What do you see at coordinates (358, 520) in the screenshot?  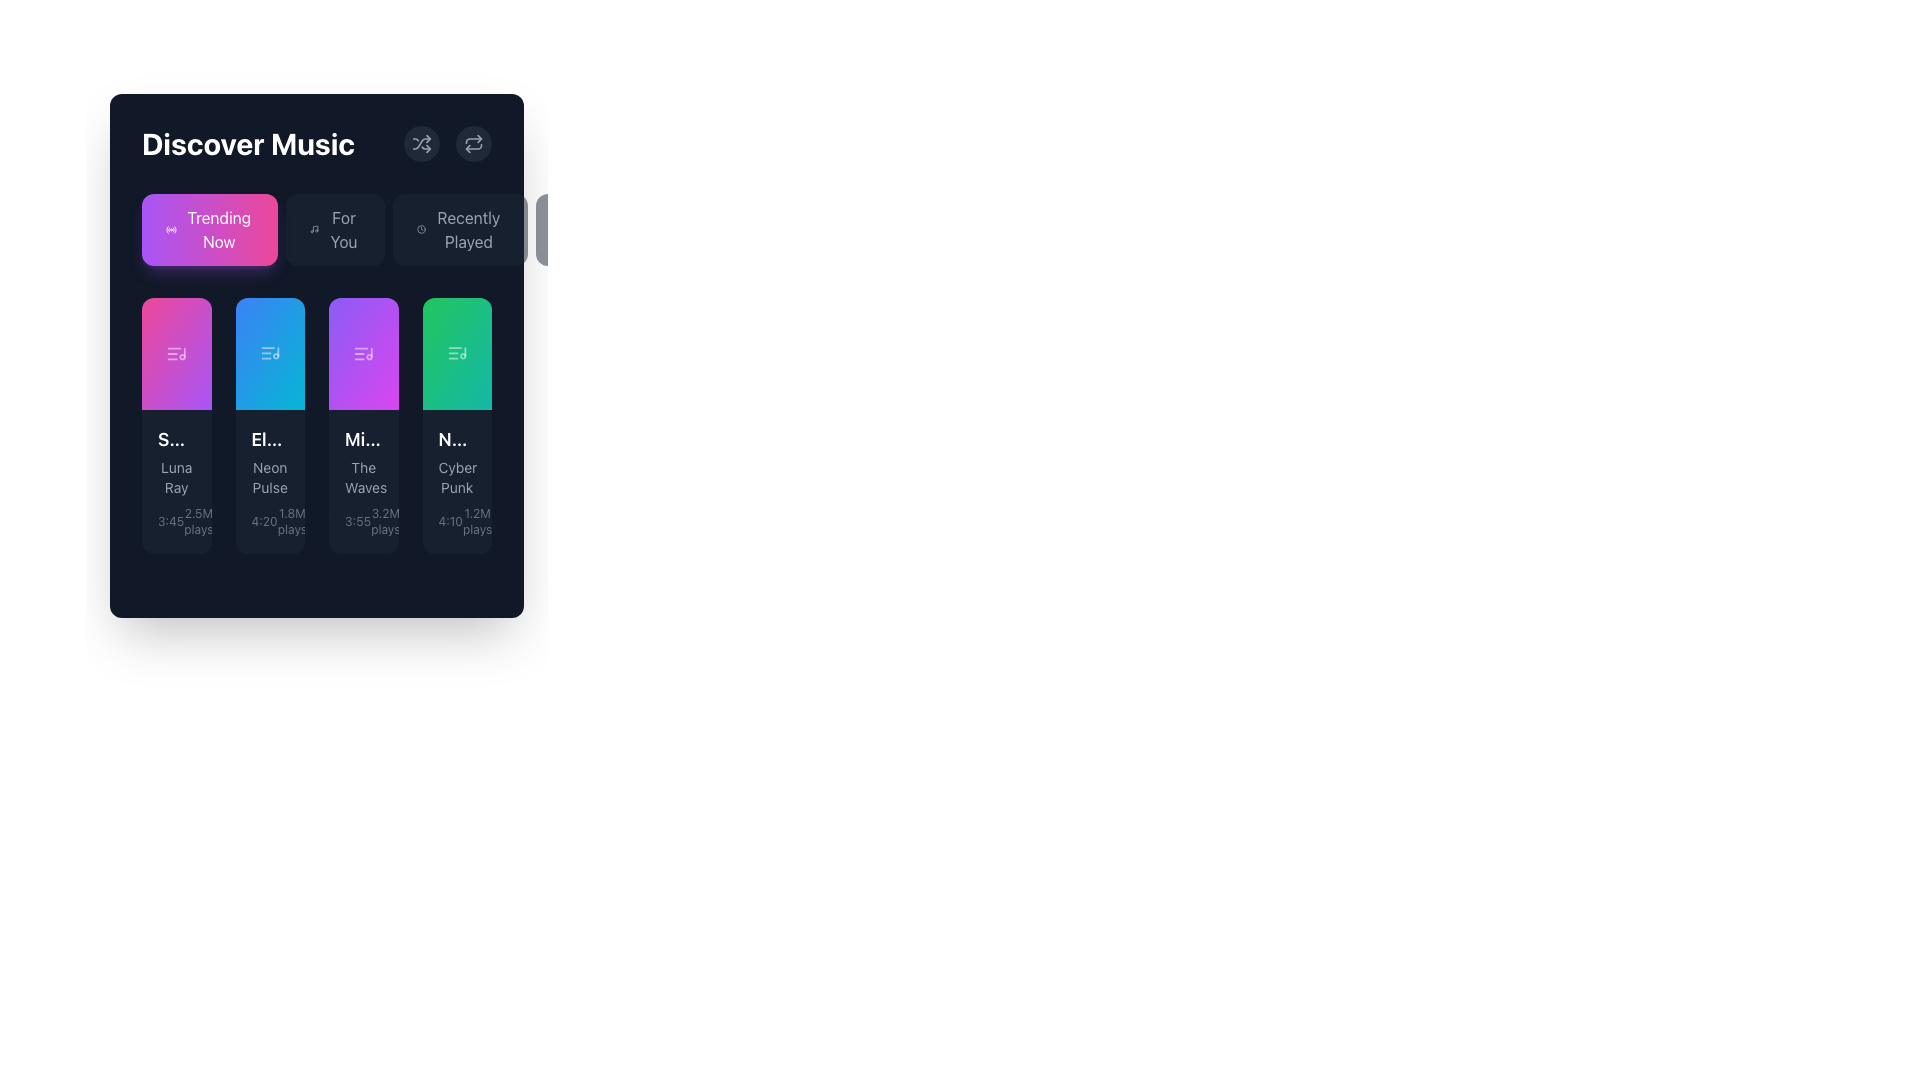 I see `the text displaying the time duration '3:55' which is styled with a small, gray font and located in the third card of the 'Discover Music' section` at bounding box center [358, 520].